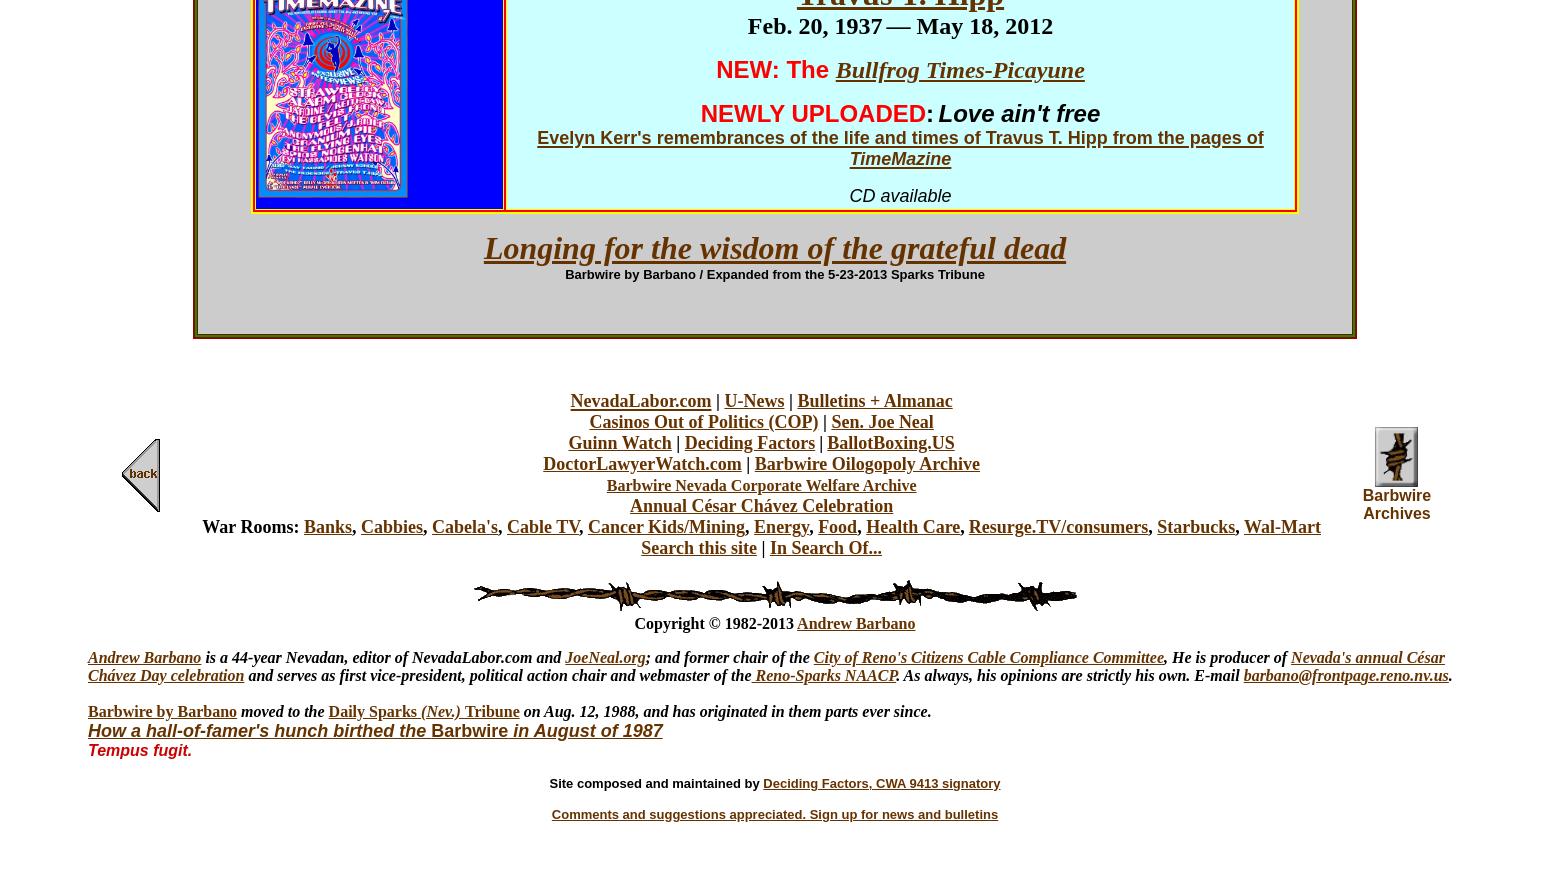 The image size is (1550, 872). What do you see at coordinates (604, 656) in the screenshot?
I see `'JoeNeal.org'` at bounding box center [604, 656].